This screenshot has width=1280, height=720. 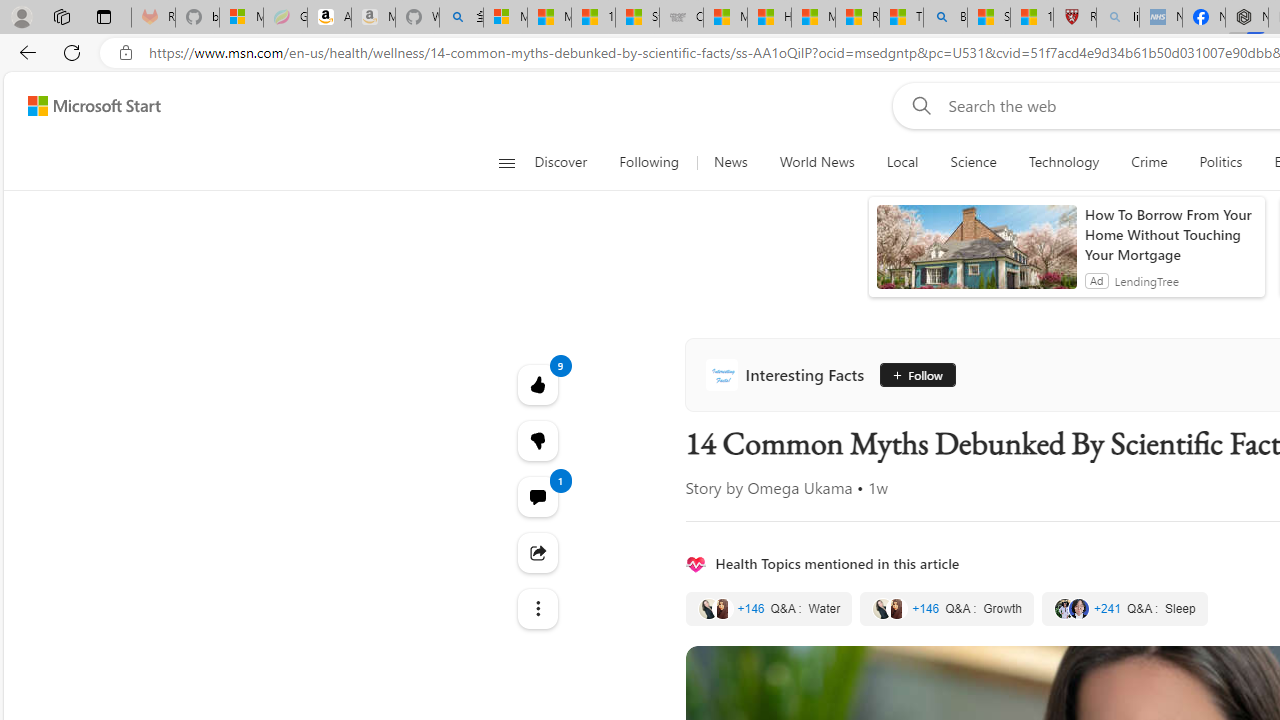 What do you see at coordinates (976, 254) in the screenshot?
I see `'anim-content'` at bounding box center [976, 254].